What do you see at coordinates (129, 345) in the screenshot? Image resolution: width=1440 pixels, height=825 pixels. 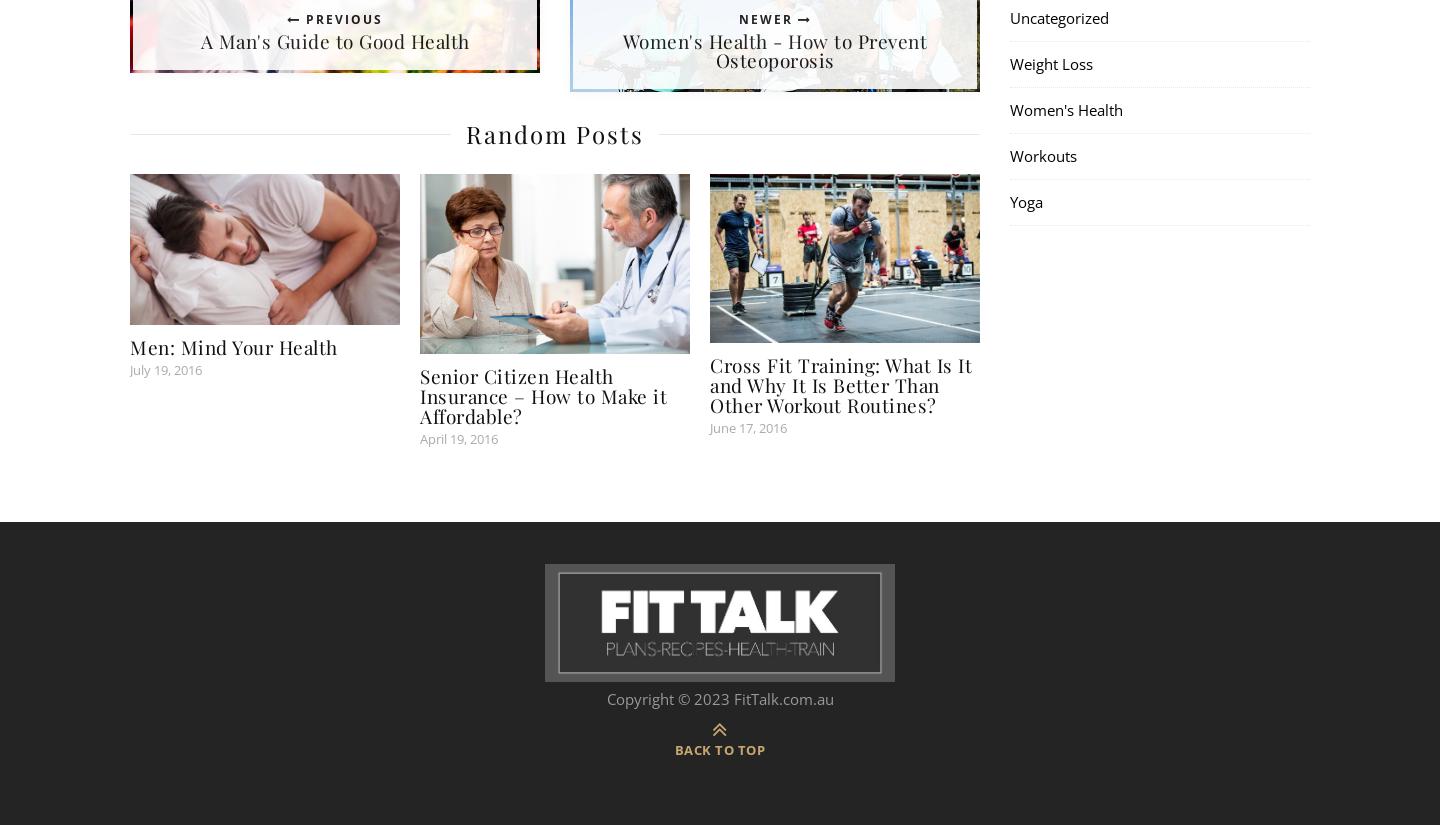 I see `'Men: Mind Your Health'` at bounding box center [129, 345].